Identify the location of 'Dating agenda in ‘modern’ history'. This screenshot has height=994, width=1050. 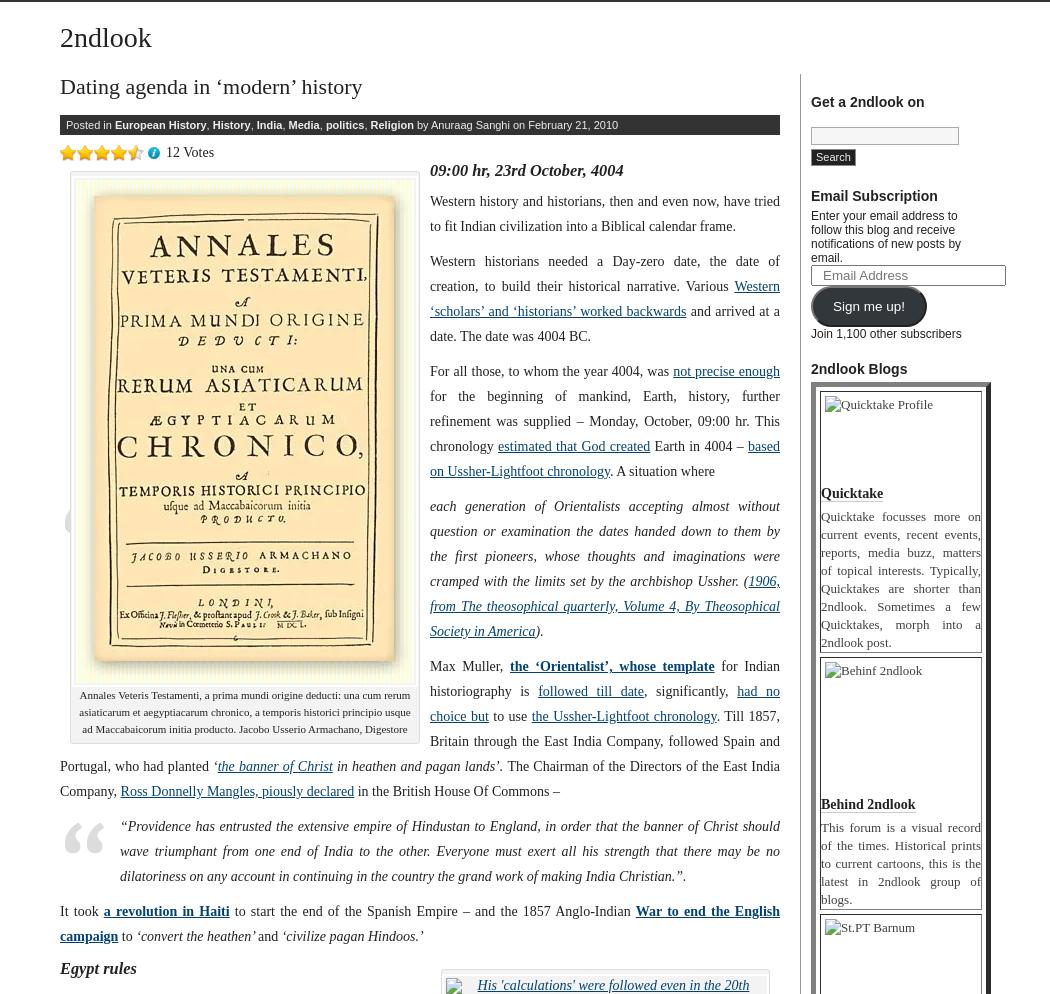
(58, 86).